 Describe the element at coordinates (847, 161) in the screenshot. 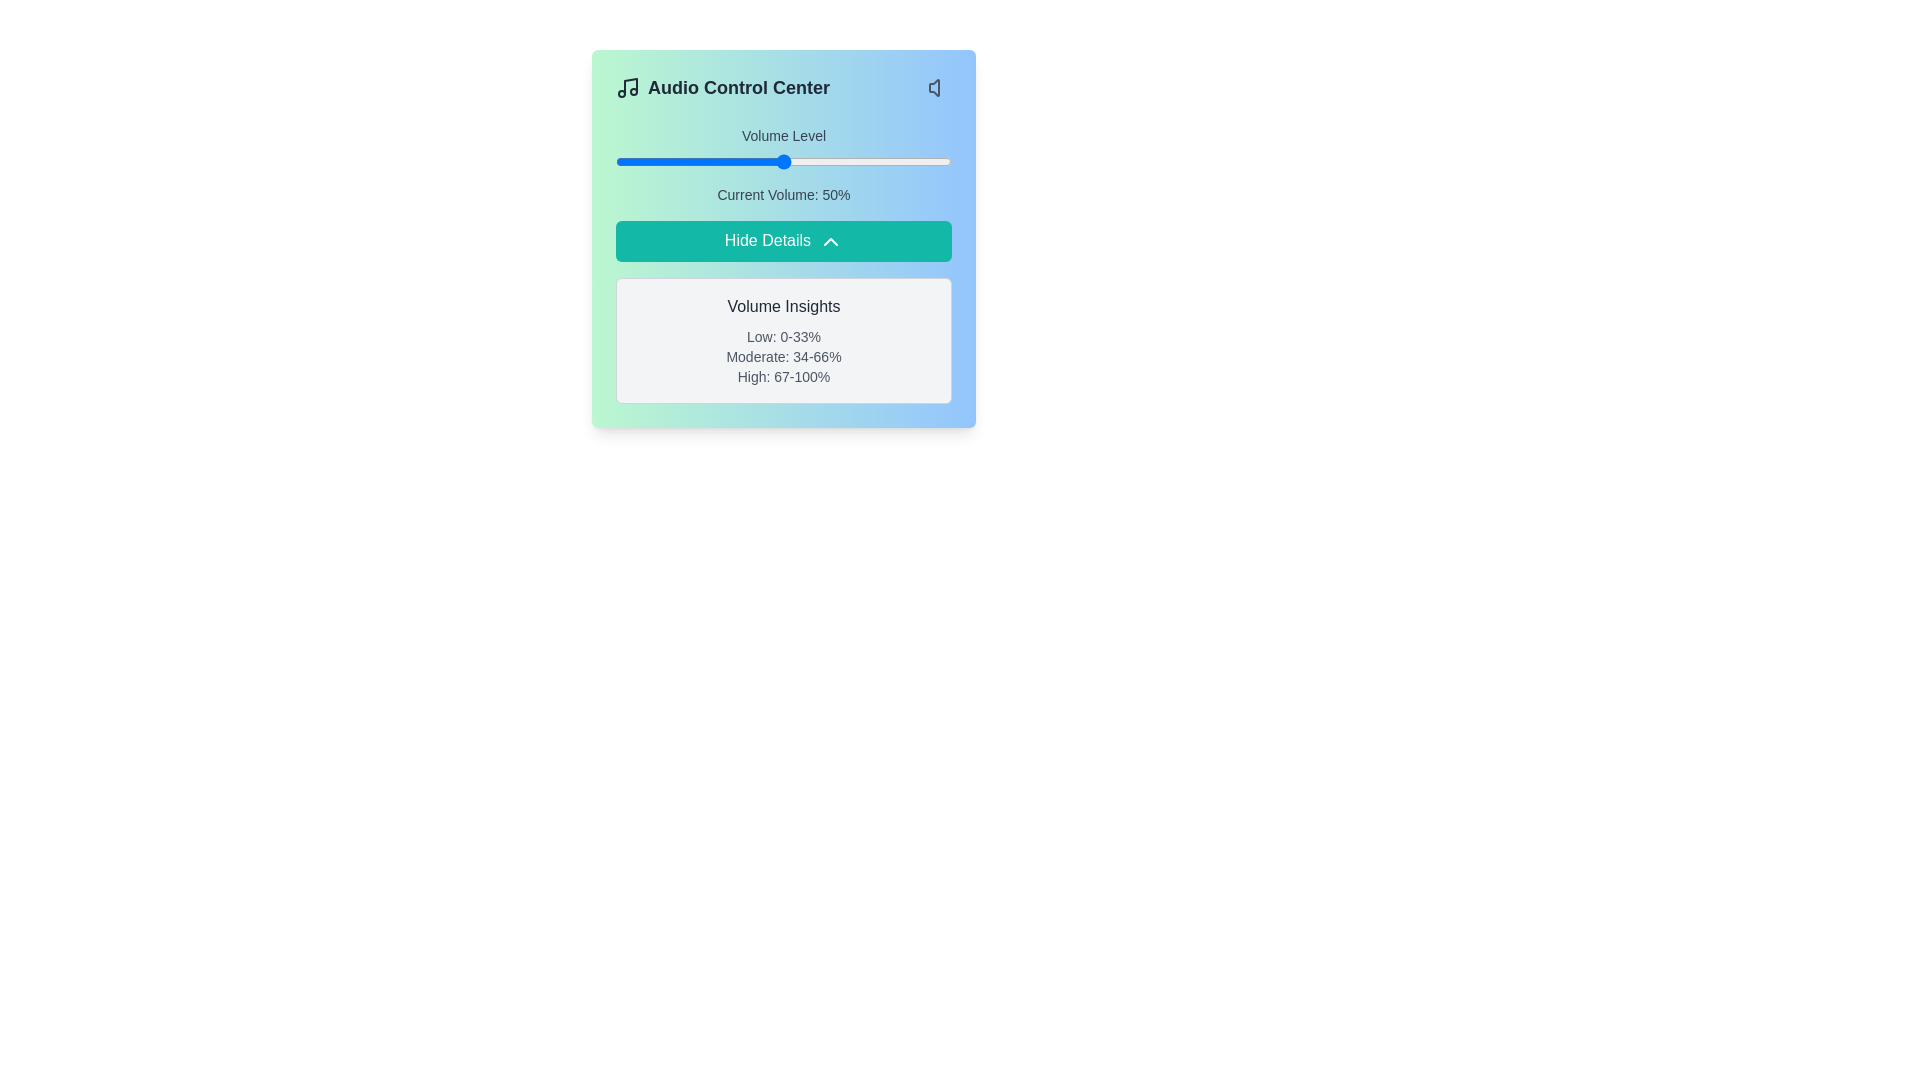

I see `the volume slider to set the volume to 69%` at that location.